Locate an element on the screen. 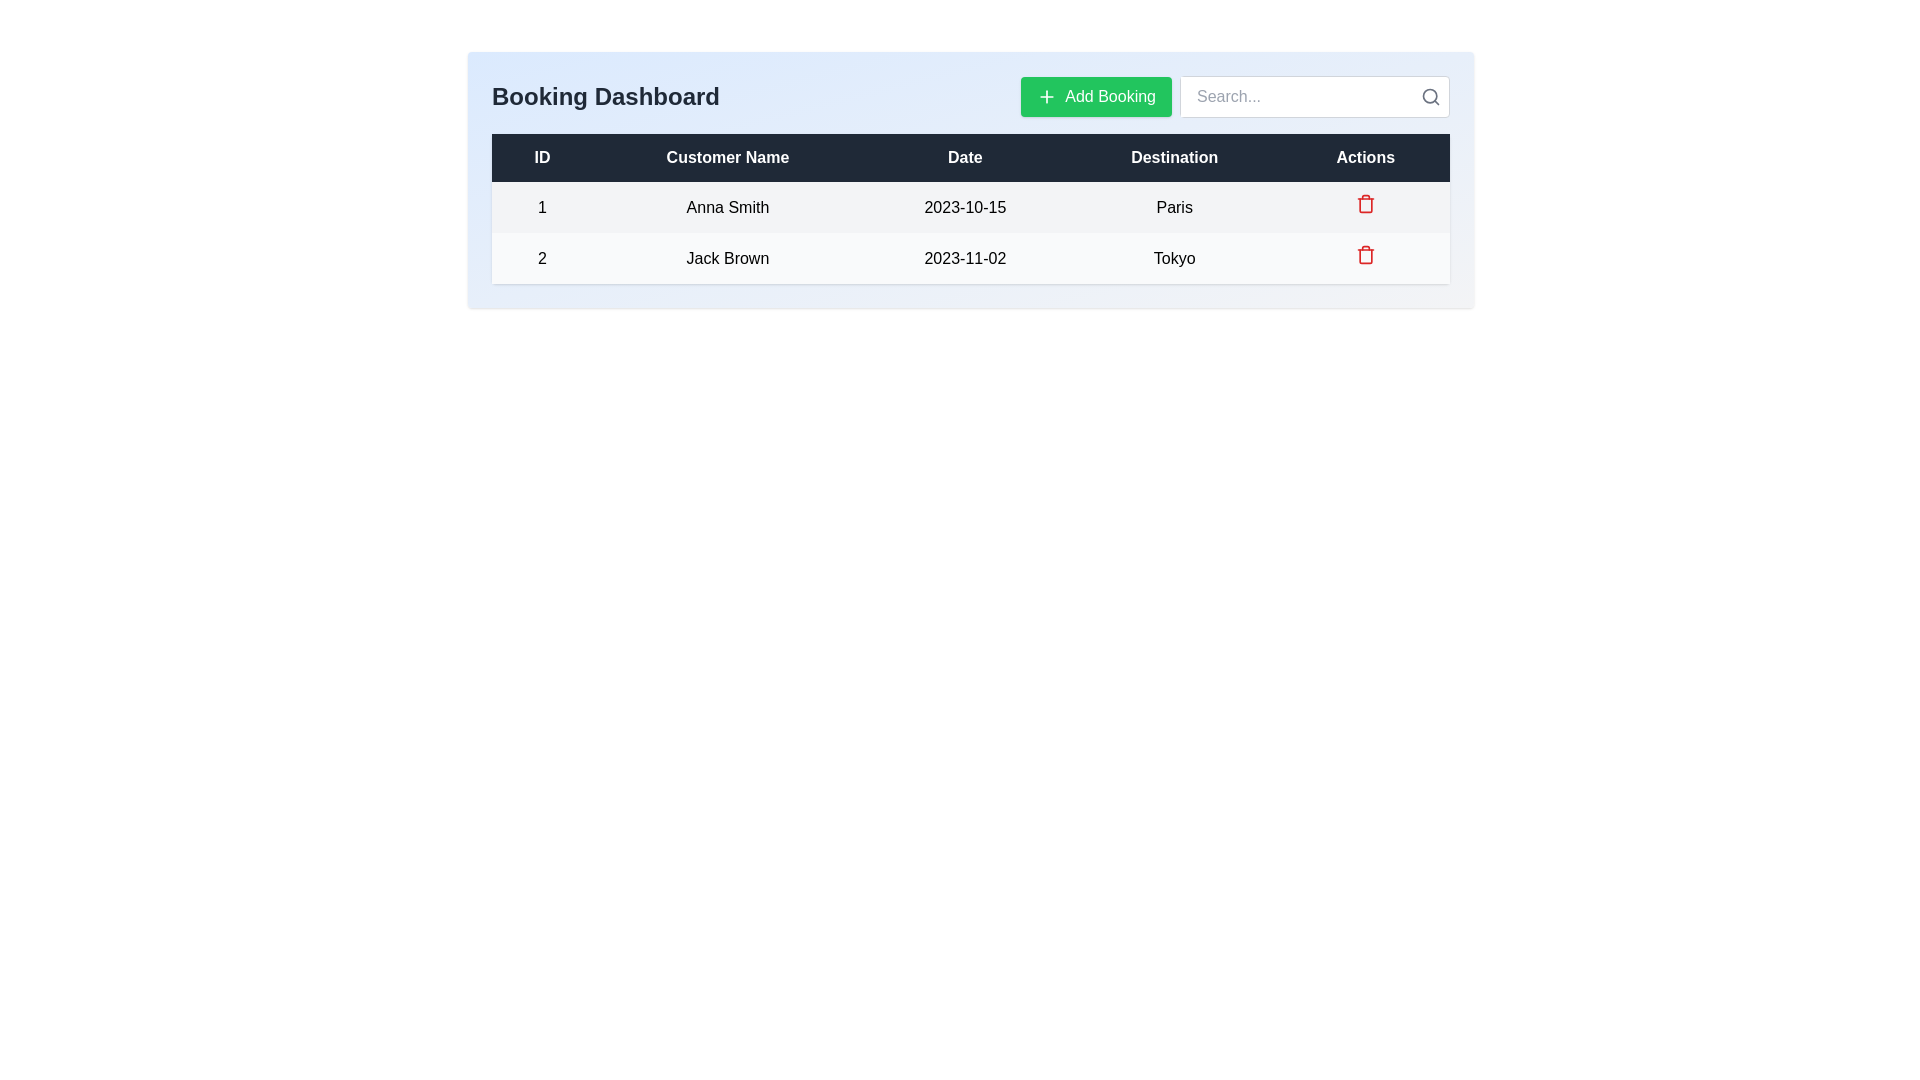 The height and width of the screenshot is (1080, 1920). the search icon located at the right end of the search bar is located at coordinates (1429, 96).